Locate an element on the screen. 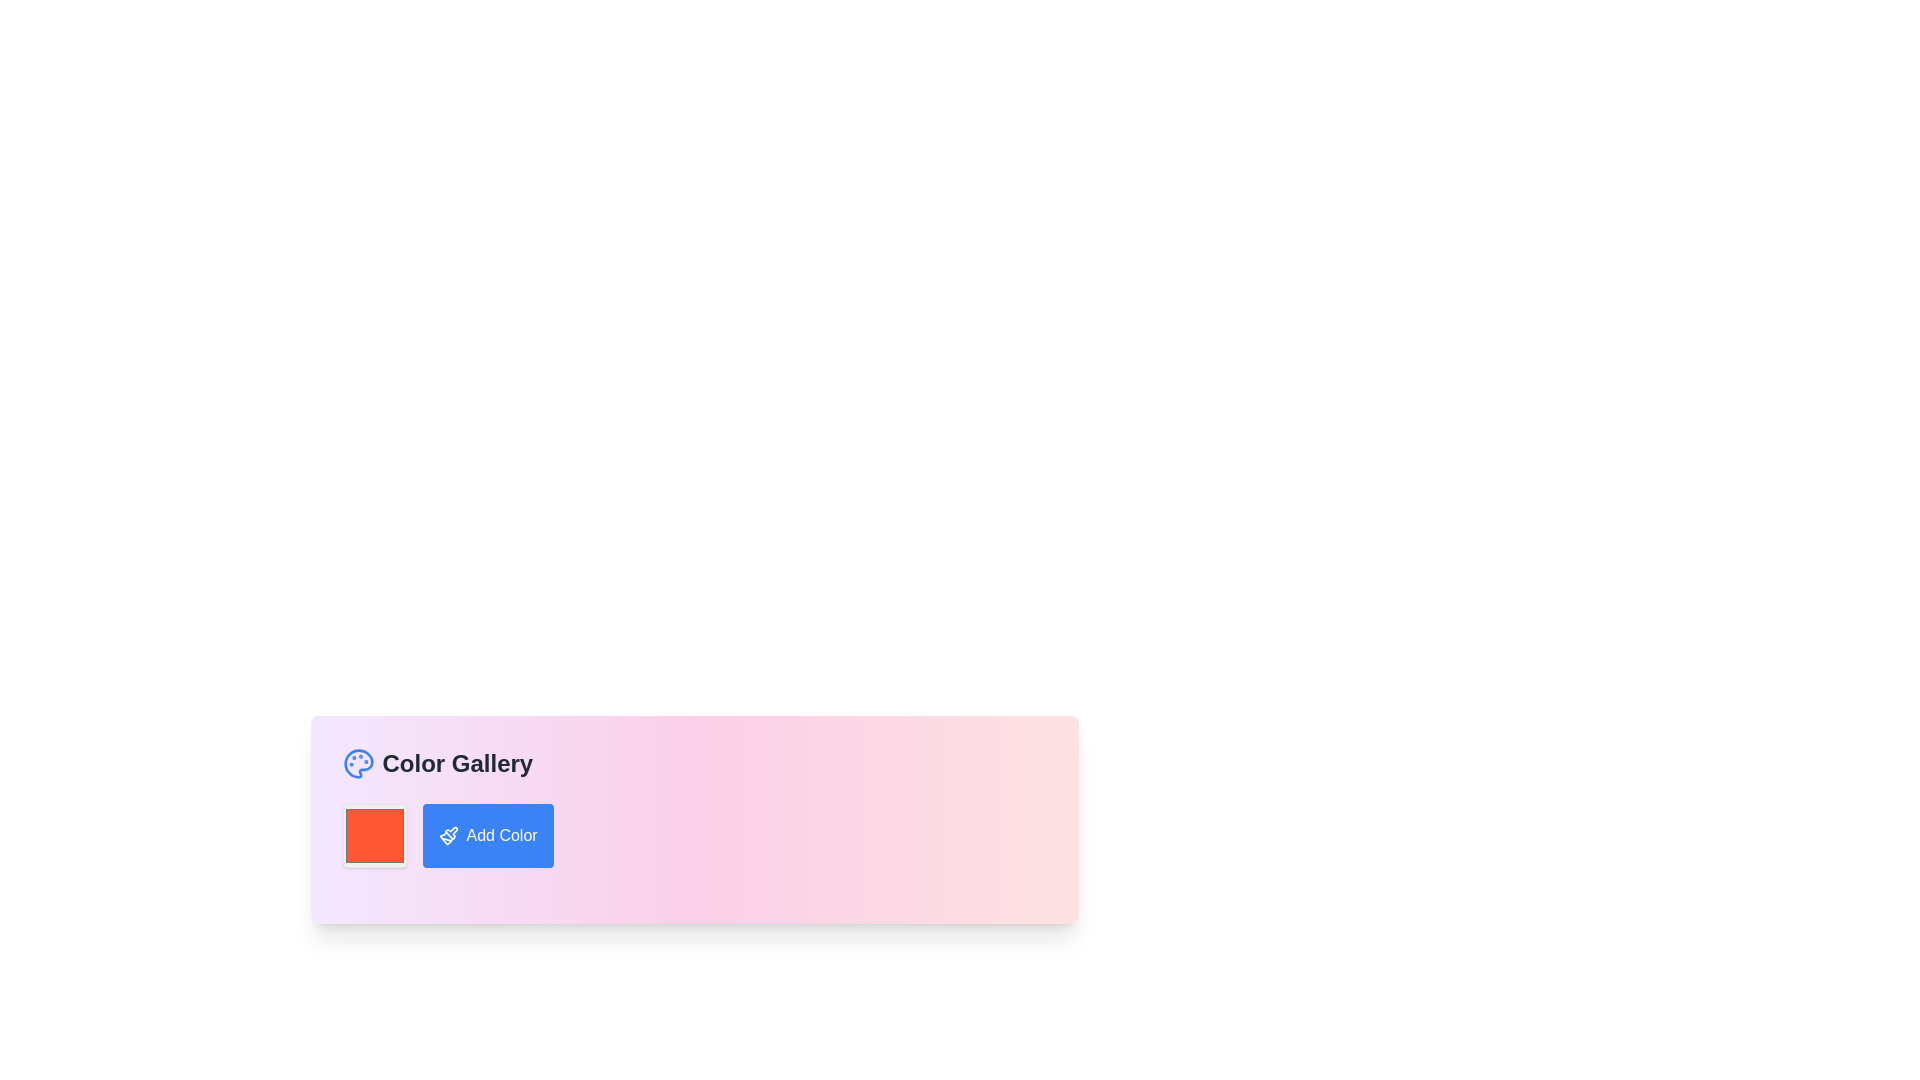 Image resolution: width=1920 pixels, height=1080 pixels. the painter's palette icon located at the top-left of the 'Color Gallery' section, which is styled with a blue color accent is located at coordinates (358, 763).